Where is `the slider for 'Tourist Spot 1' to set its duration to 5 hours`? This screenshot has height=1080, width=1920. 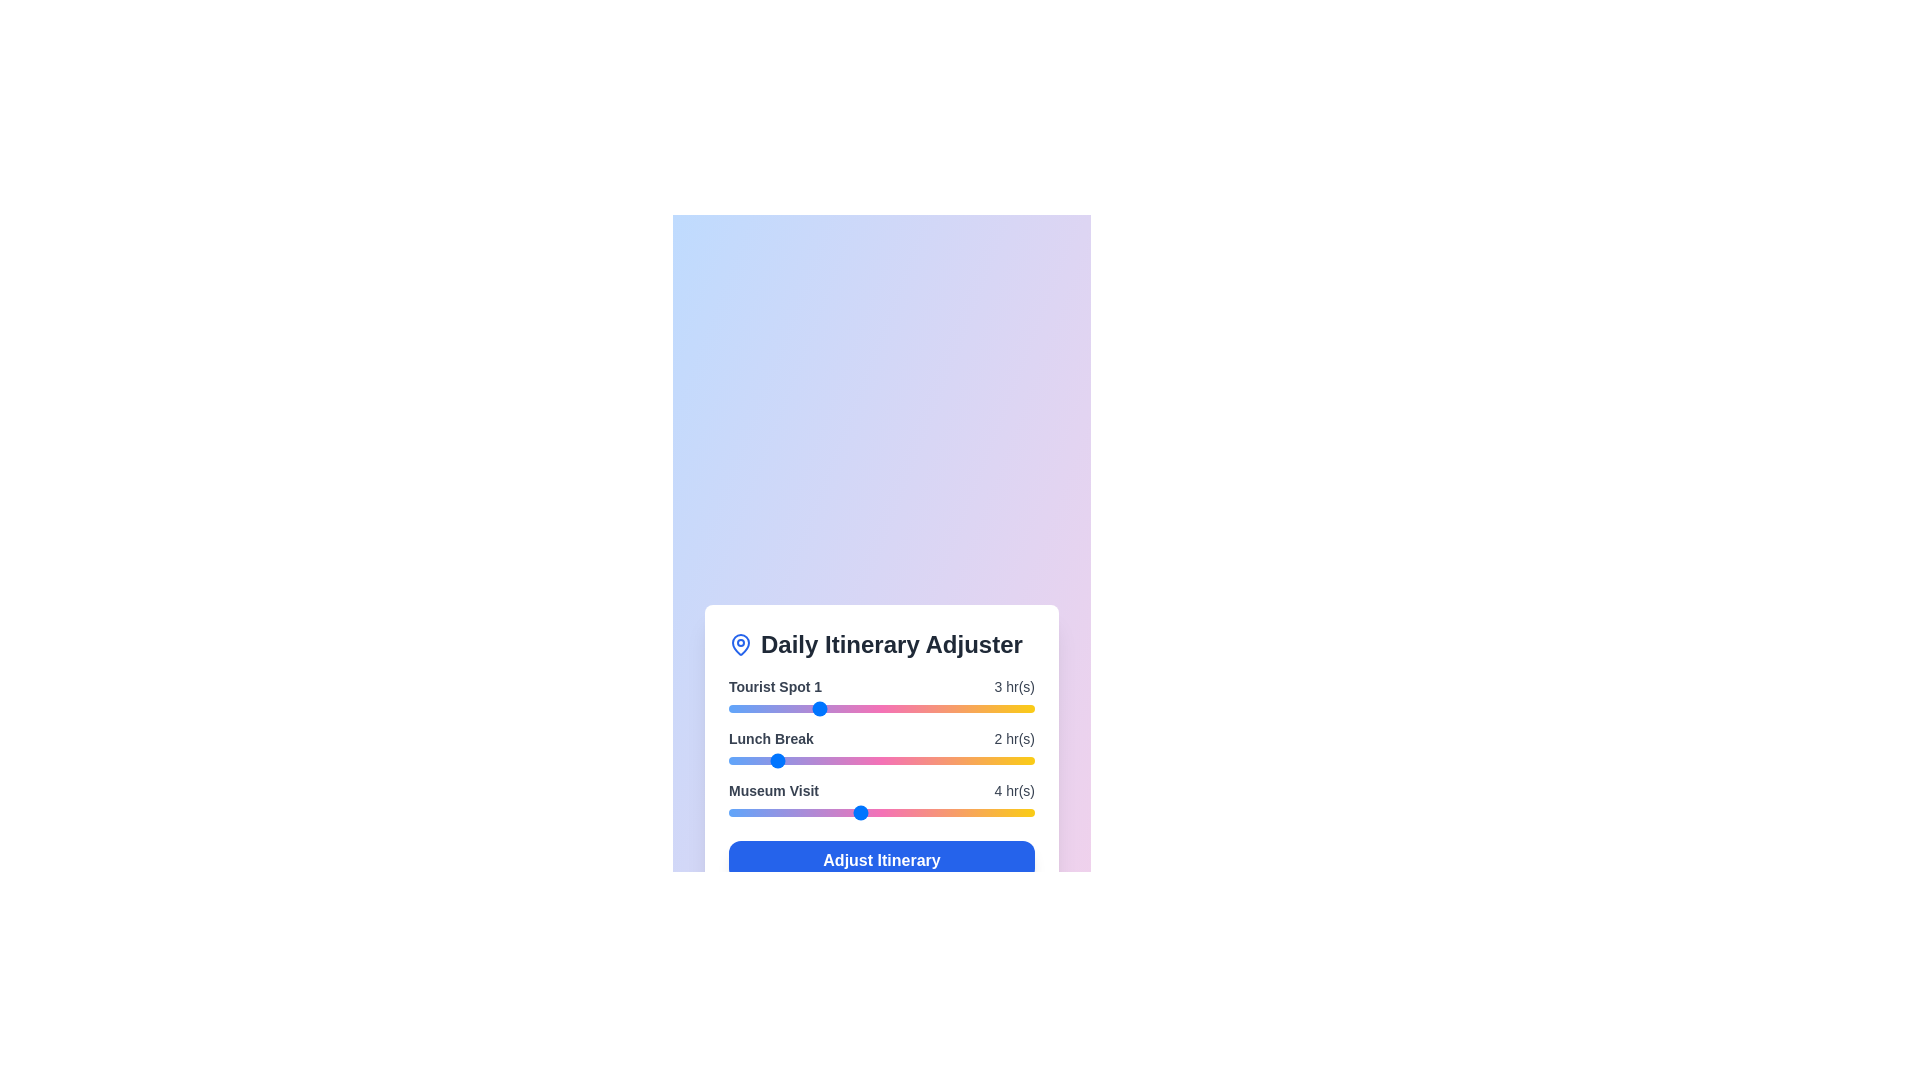
the slider for 'Tourist Spot 1' to set its duration to 5 hours is located at coordinates (902, 708).